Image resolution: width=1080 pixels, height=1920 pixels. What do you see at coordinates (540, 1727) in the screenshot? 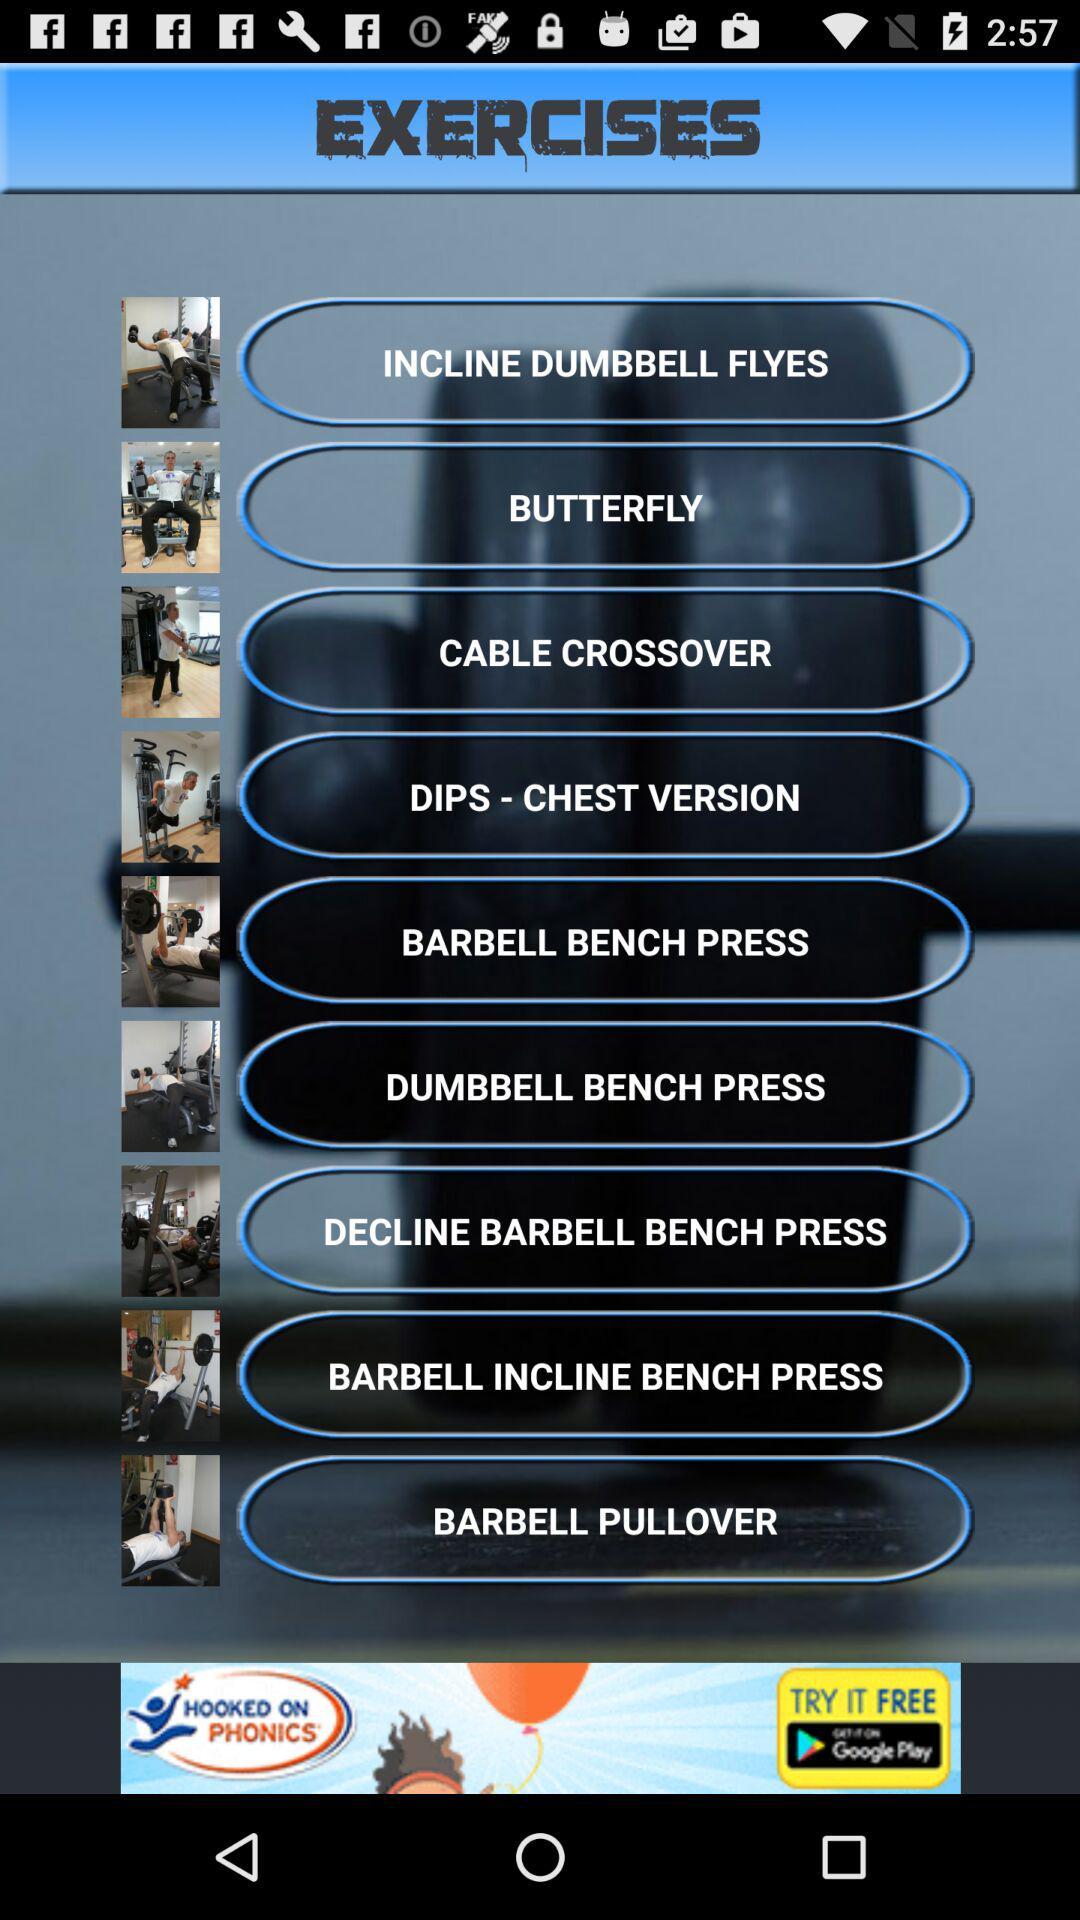
I see `tap advertisement` at bounding box center [540, 1727].